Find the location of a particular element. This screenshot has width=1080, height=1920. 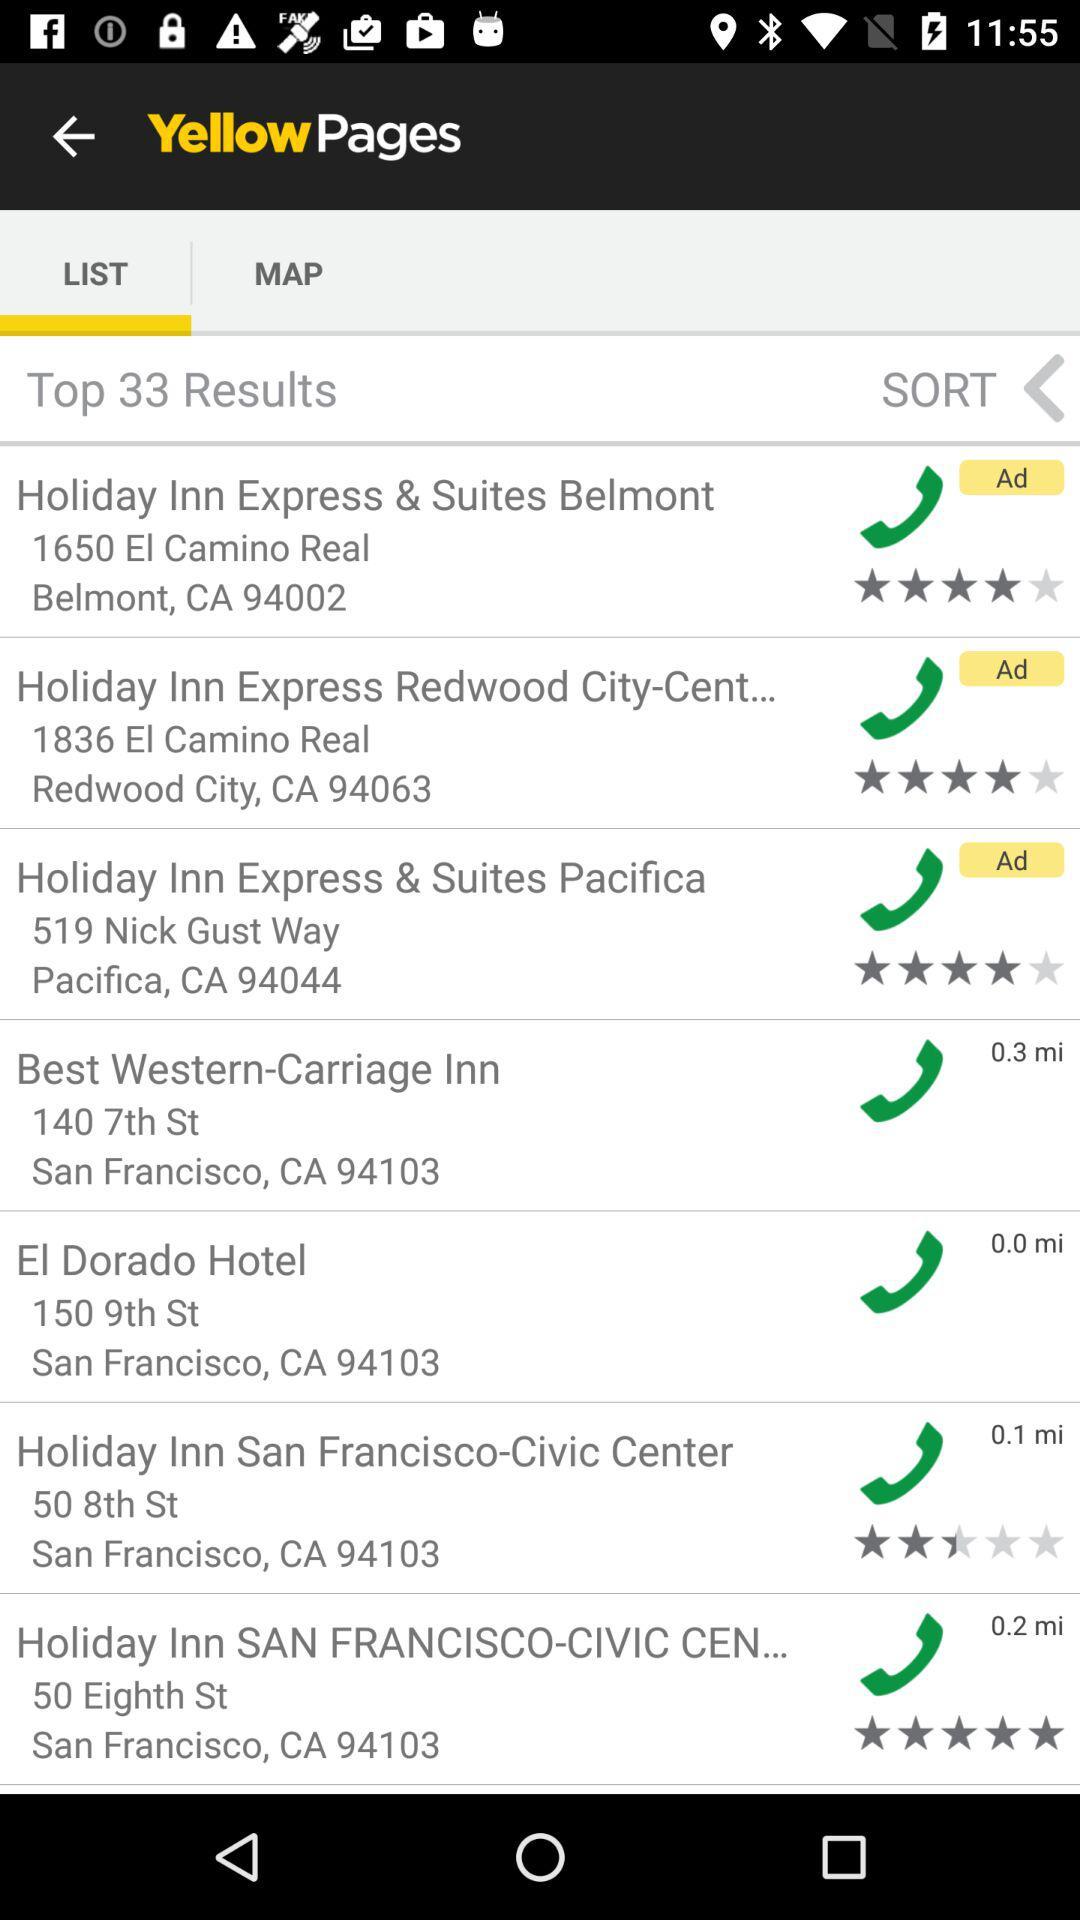

item below pacifica, ca 94044 is located at coordinates (427, 1066).